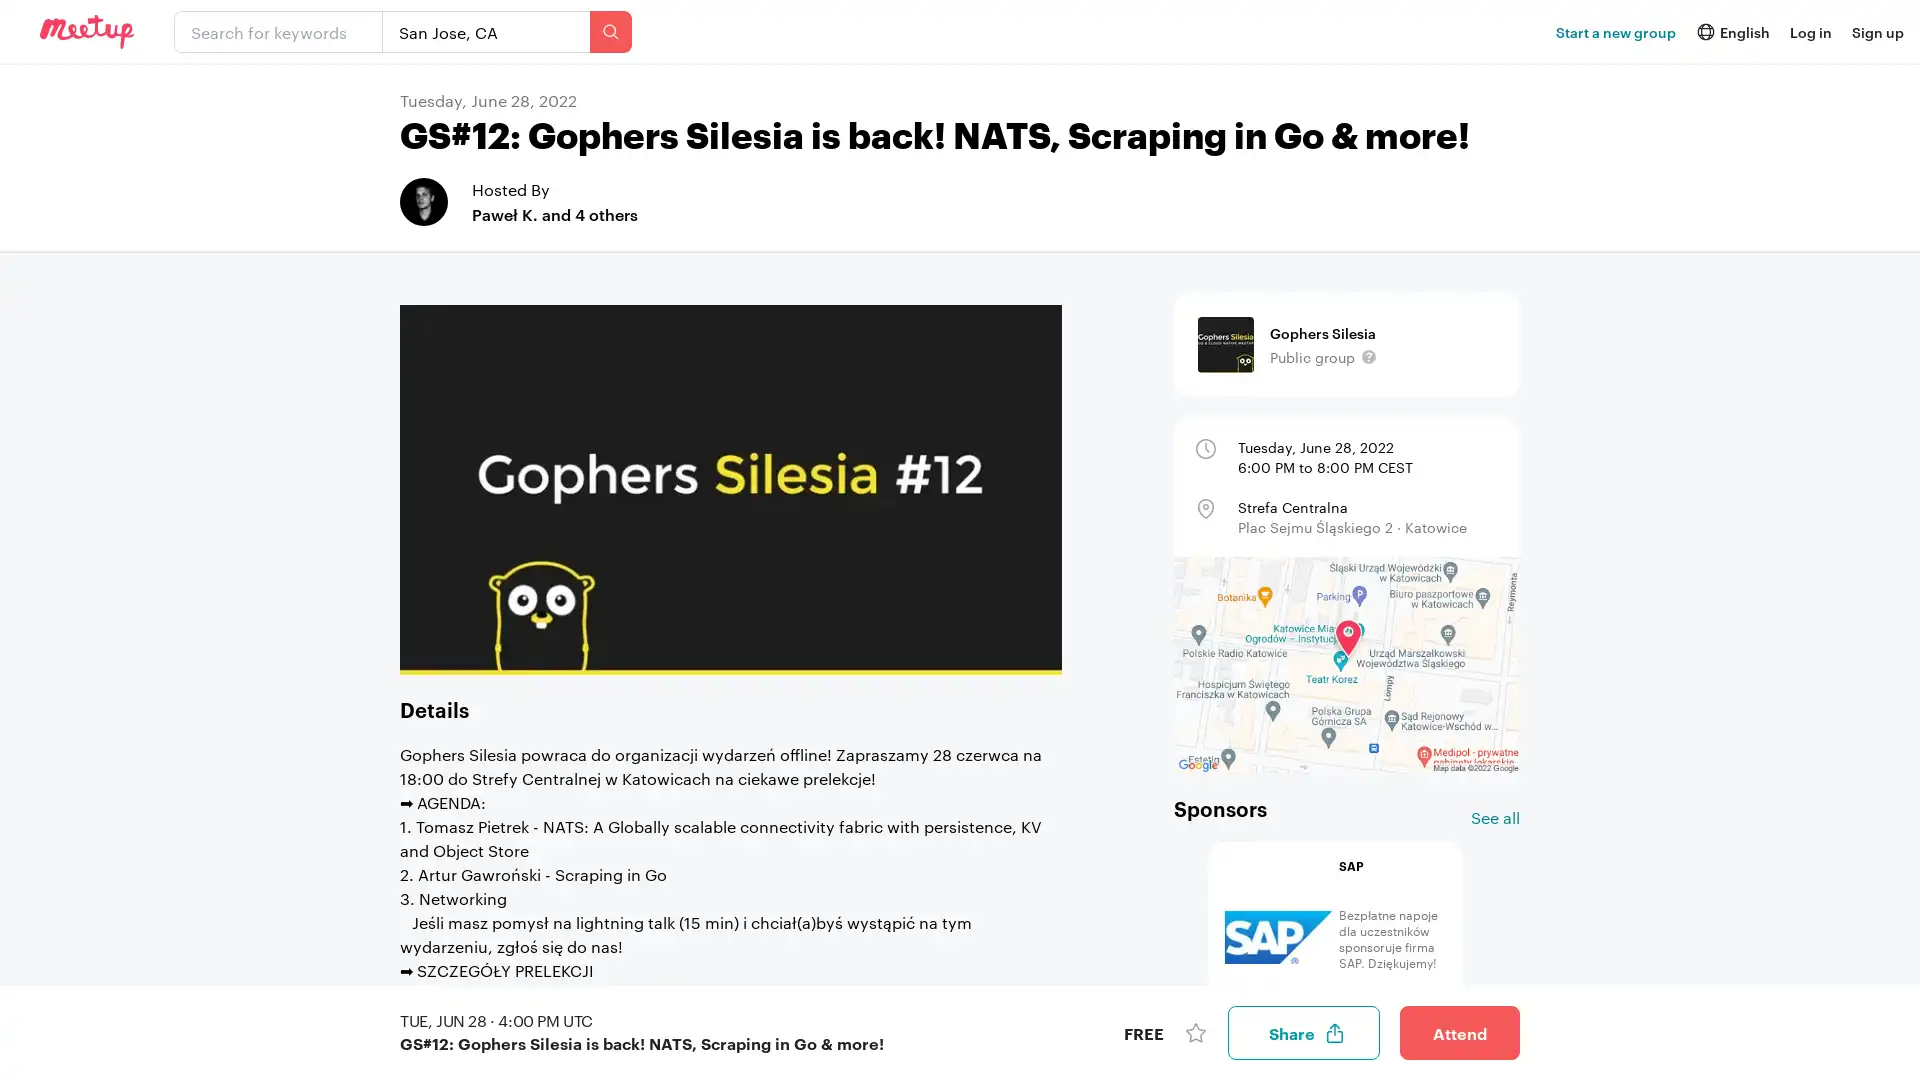 The width and height of the screenshot is (1920, 1080). What do you see at coordinates (1367, 356) in the screenshot?
I see `This groups content, including its members and event details, are visible to the public.` at bounding box center [1367, 356].